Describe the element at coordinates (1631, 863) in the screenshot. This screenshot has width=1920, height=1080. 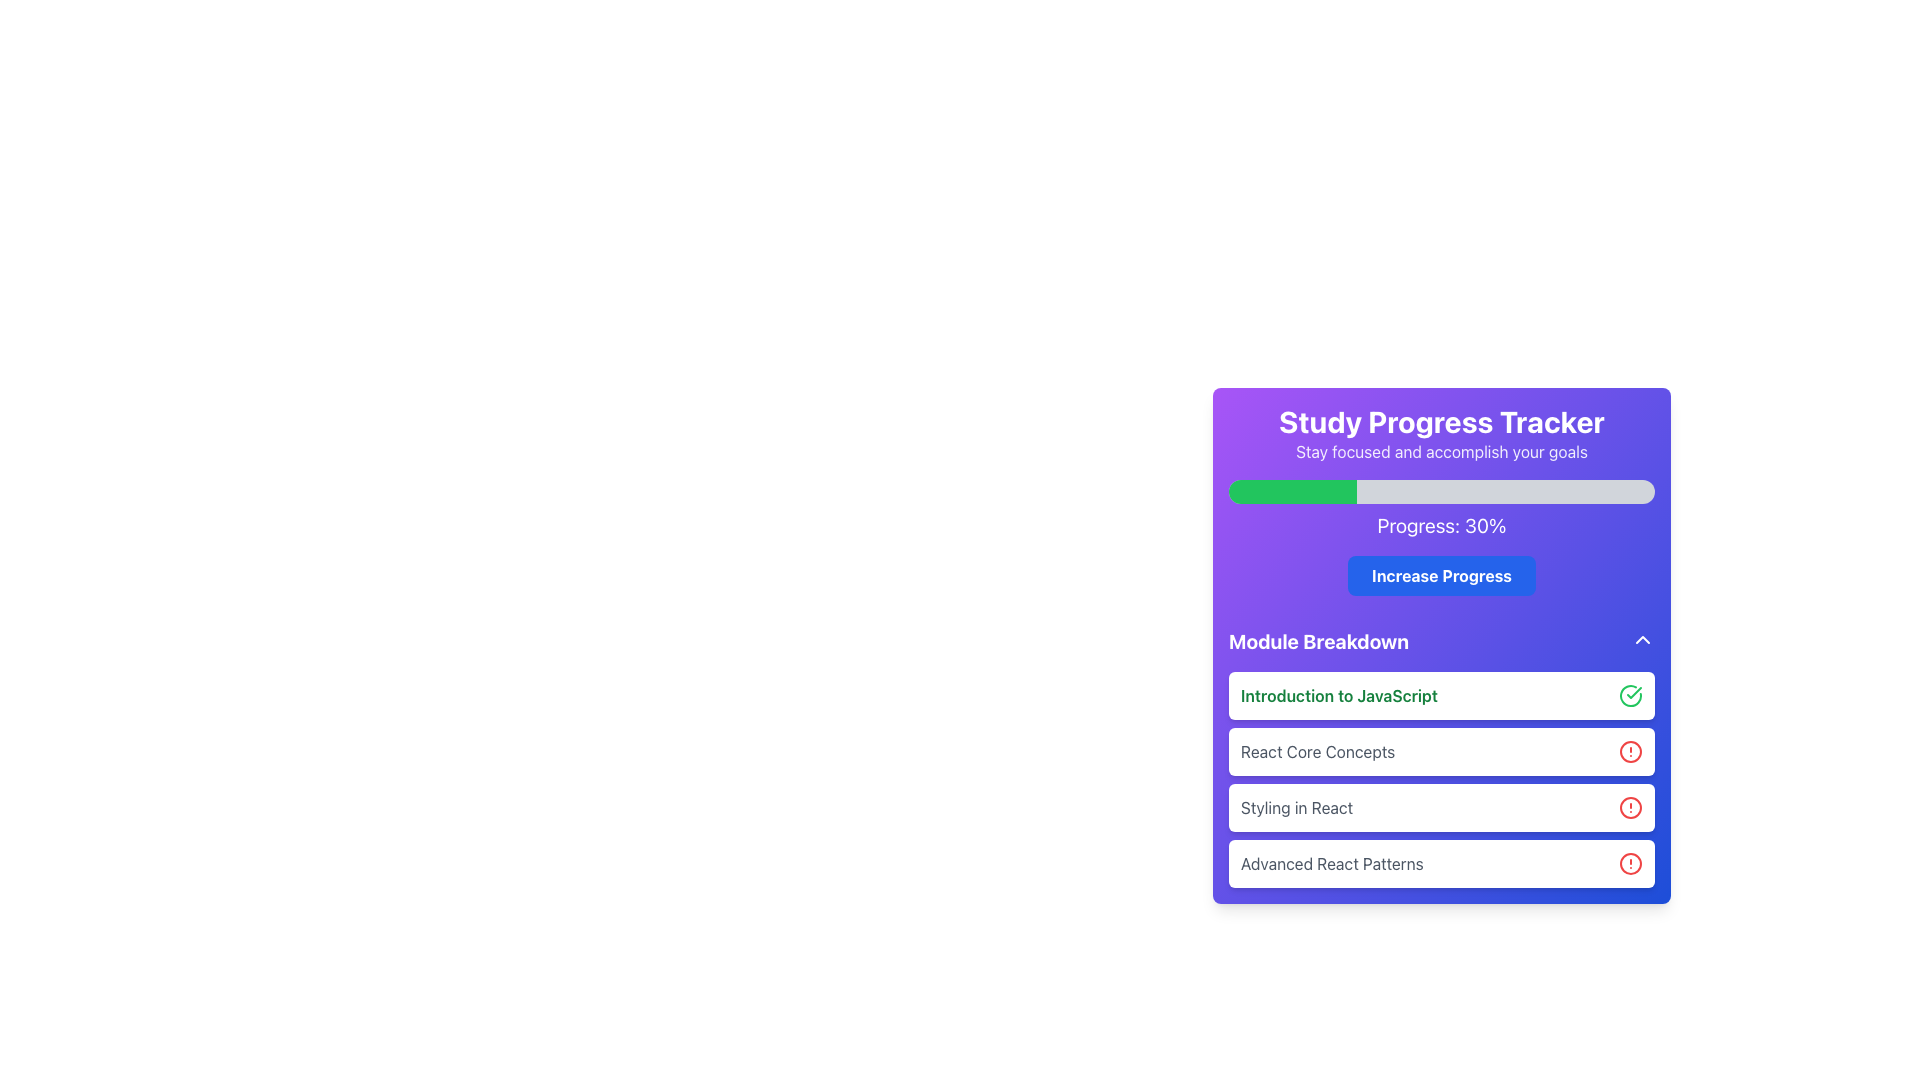
I see `the red alert status icon circular element for the 'Advanced React Patterns' module in the 'Module Breakdown' section` at that location.